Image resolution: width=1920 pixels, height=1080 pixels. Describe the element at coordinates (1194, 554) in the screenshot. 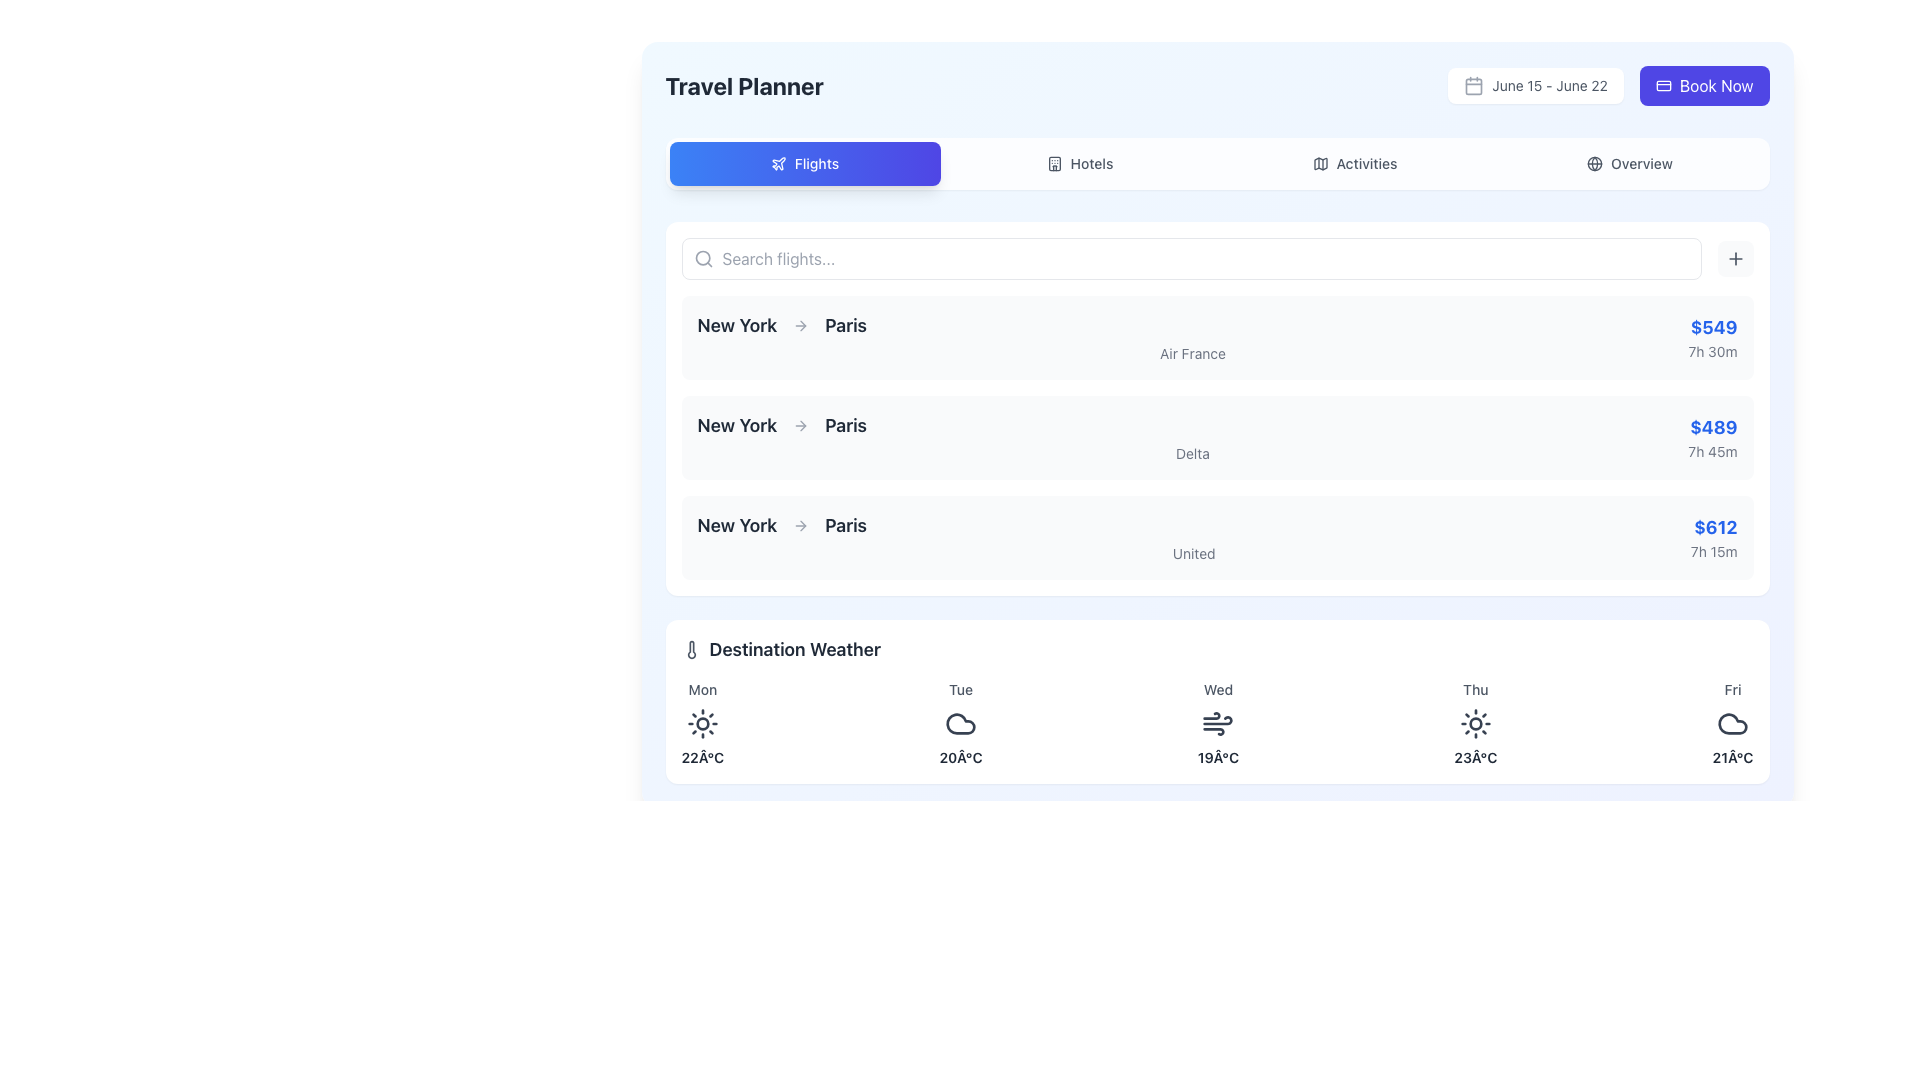

I see `the text label displaying 'United' in gray color, located under the flight details within the third flight option block` at that location.